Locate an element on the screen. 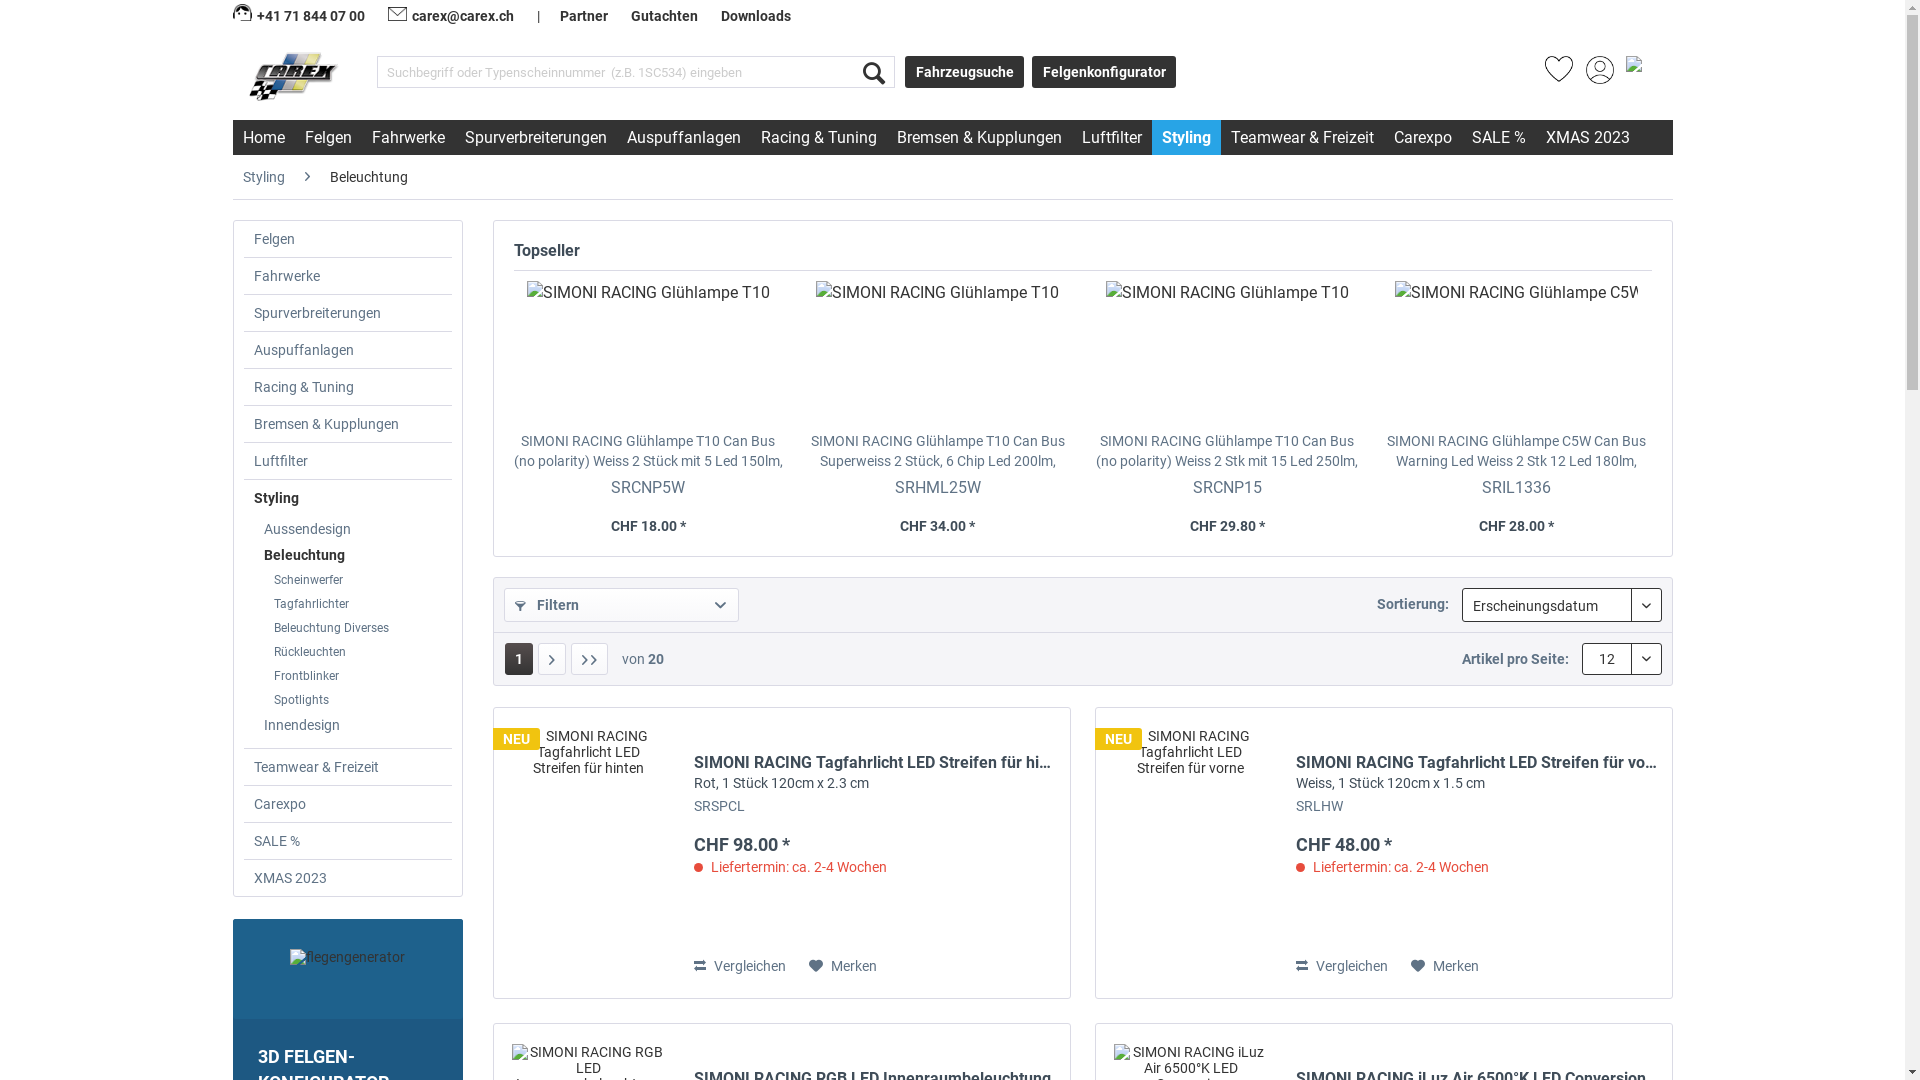  'carex@carex.ch' is located at coordinates (450, 15).